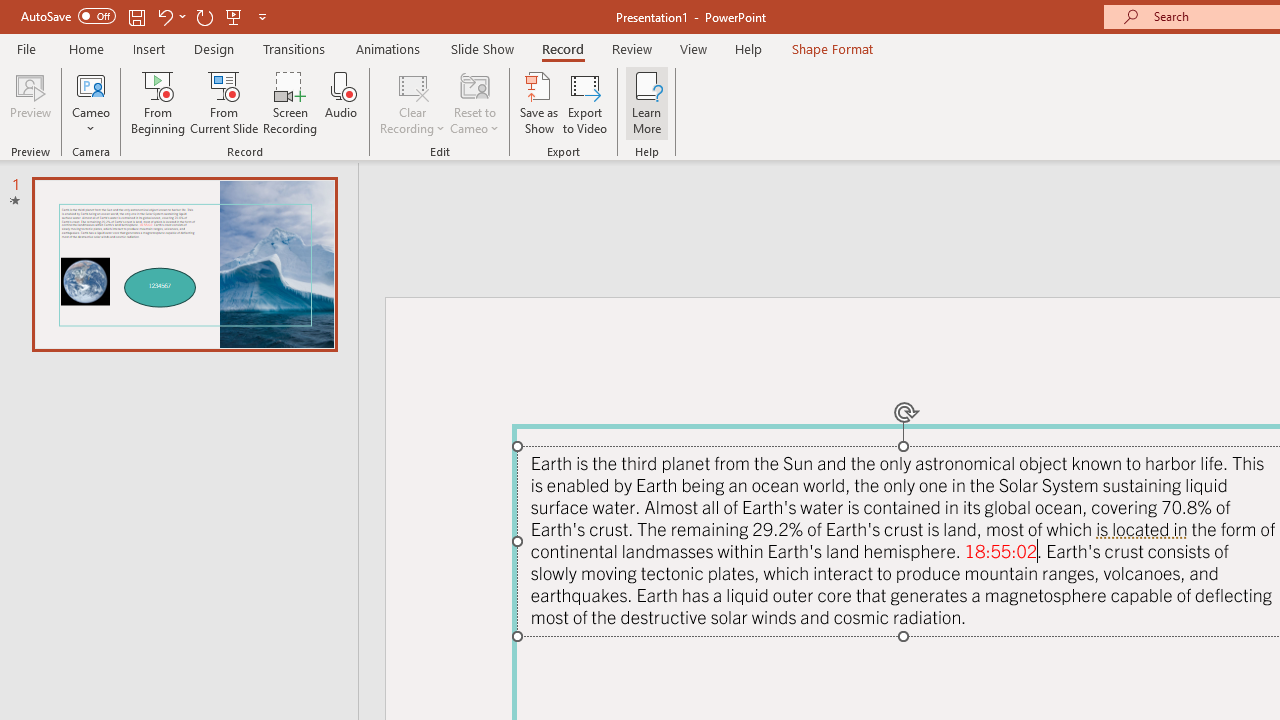 Image resolution: width=1280 pixels, height=720 pixels. Describe the element at coordinates (647, 103) in the screenshot. I see `'Learn More'` at that location.